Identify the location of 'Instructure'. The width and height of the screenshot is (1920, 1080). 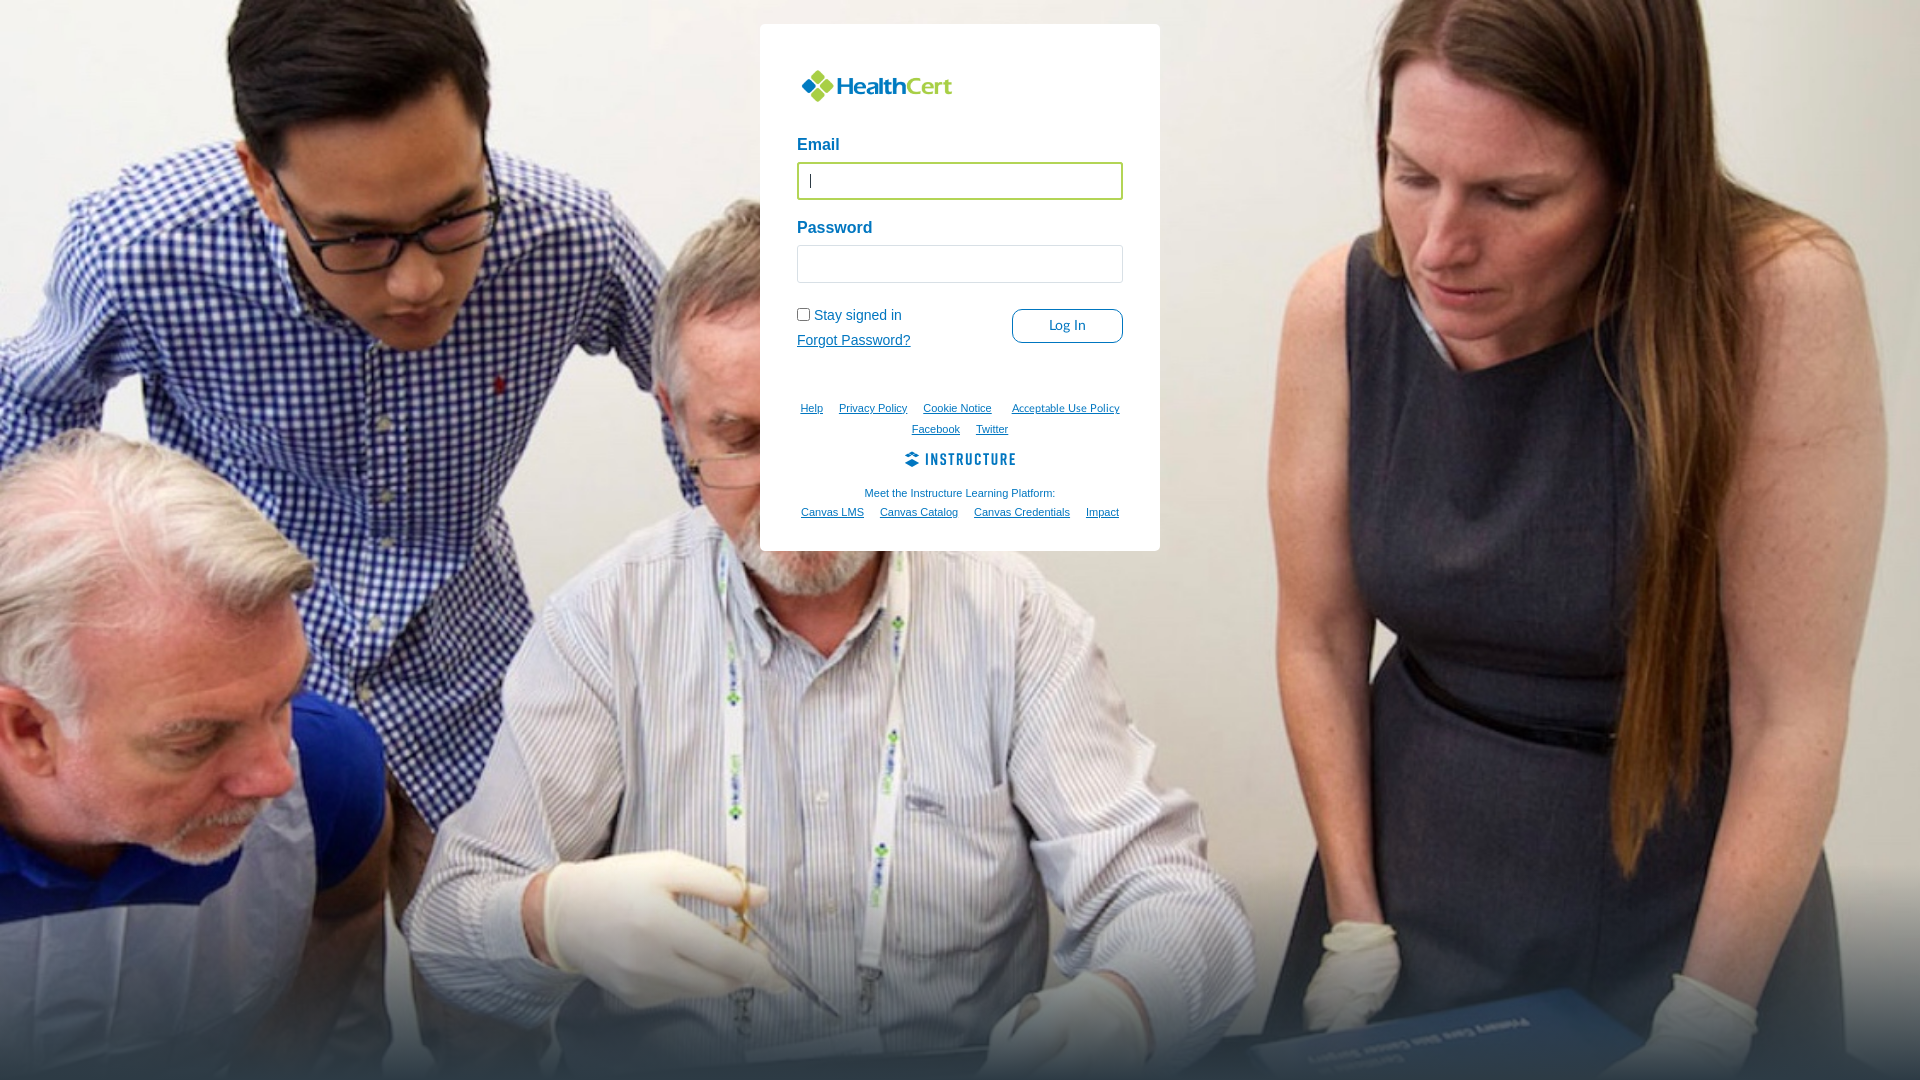
(960, 462).